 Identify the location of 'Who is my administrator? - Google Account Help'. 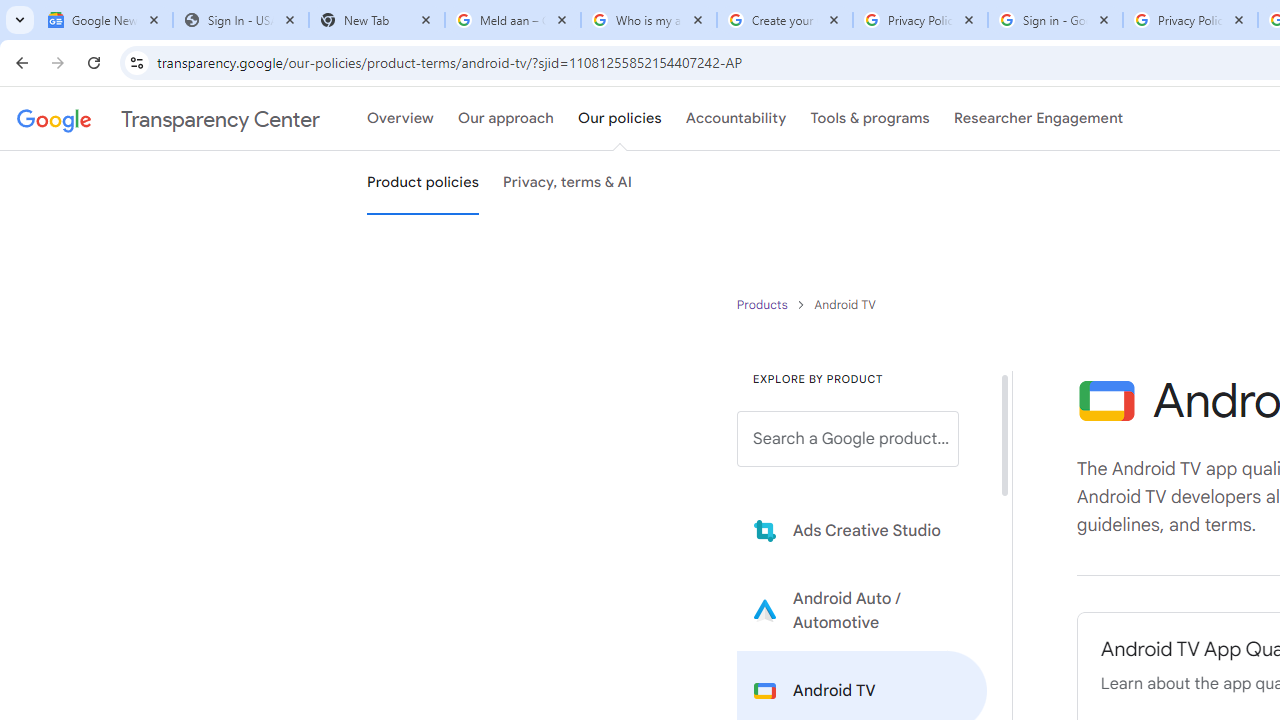
(648, 20).